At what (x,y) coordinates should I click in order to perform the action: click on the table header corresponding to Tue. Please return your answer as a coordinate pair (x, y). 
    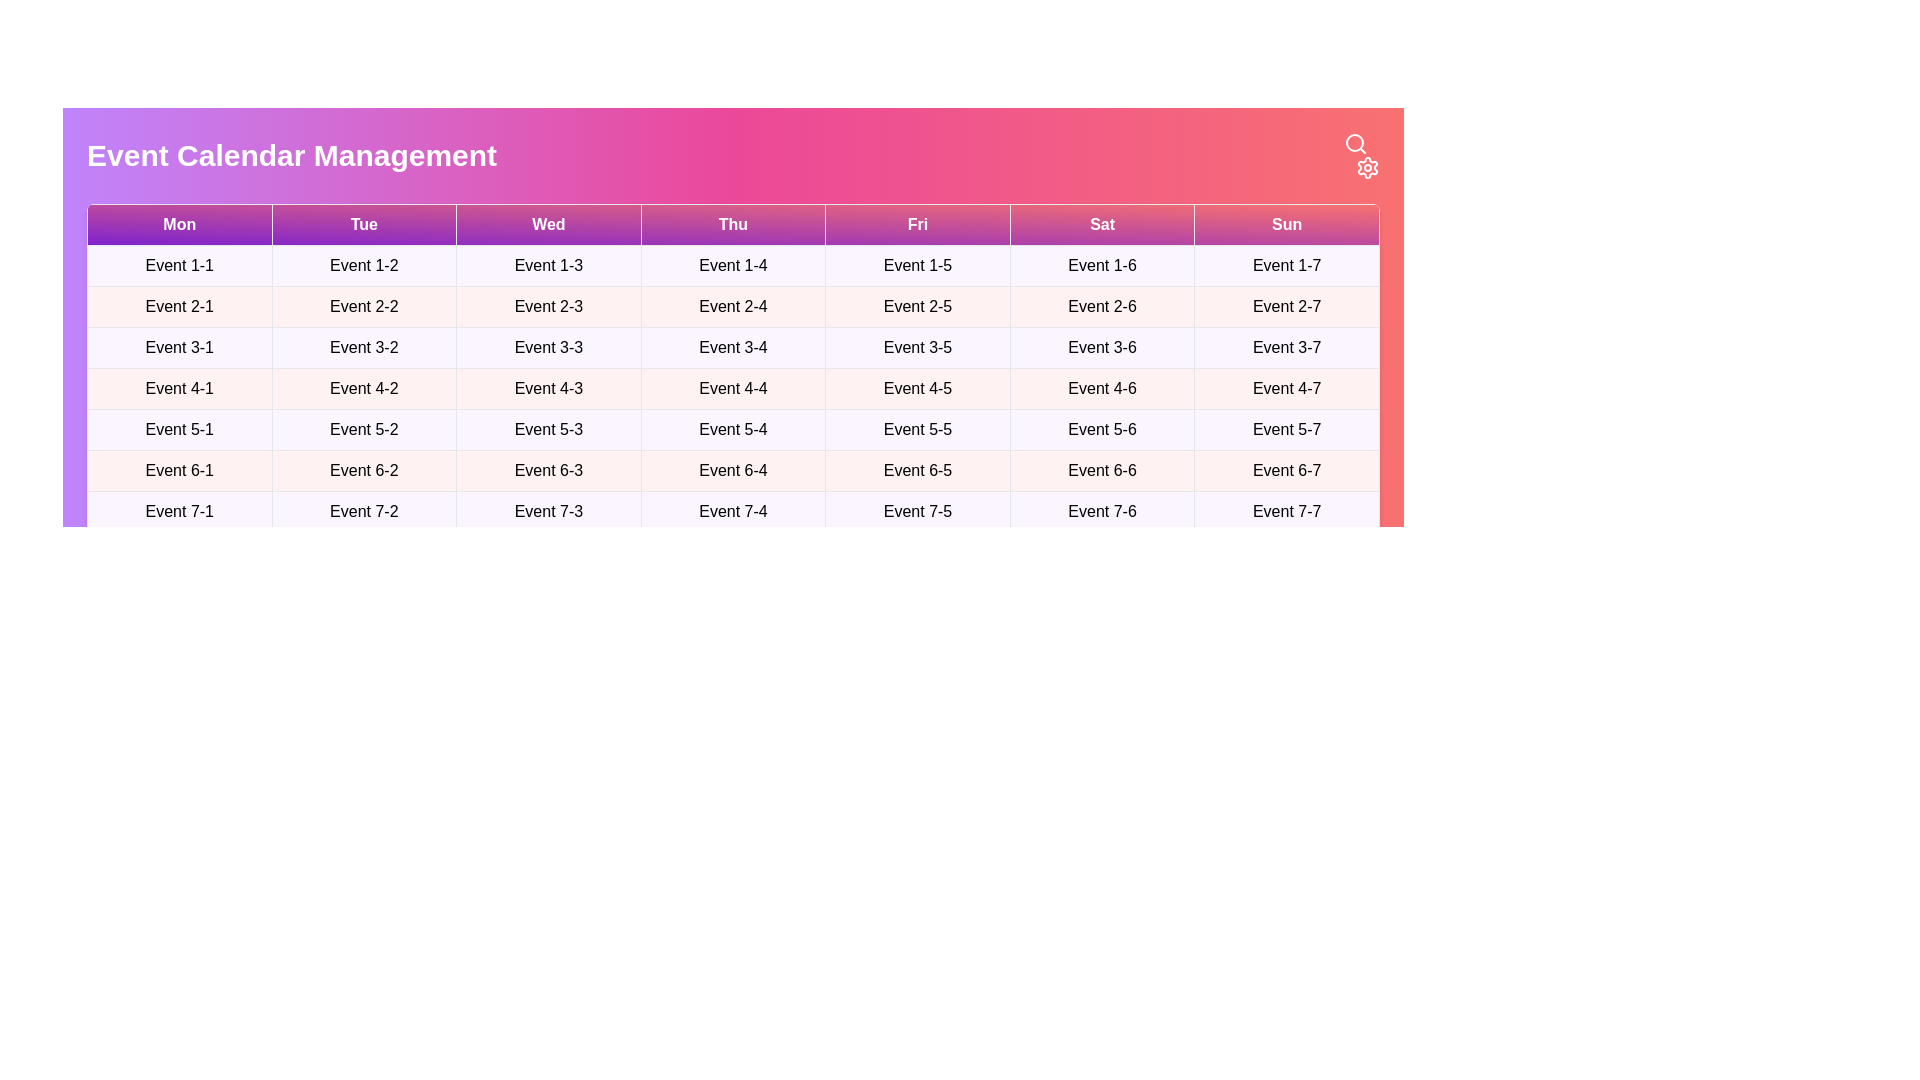
    Looking at the image, I should click on (364, 224).